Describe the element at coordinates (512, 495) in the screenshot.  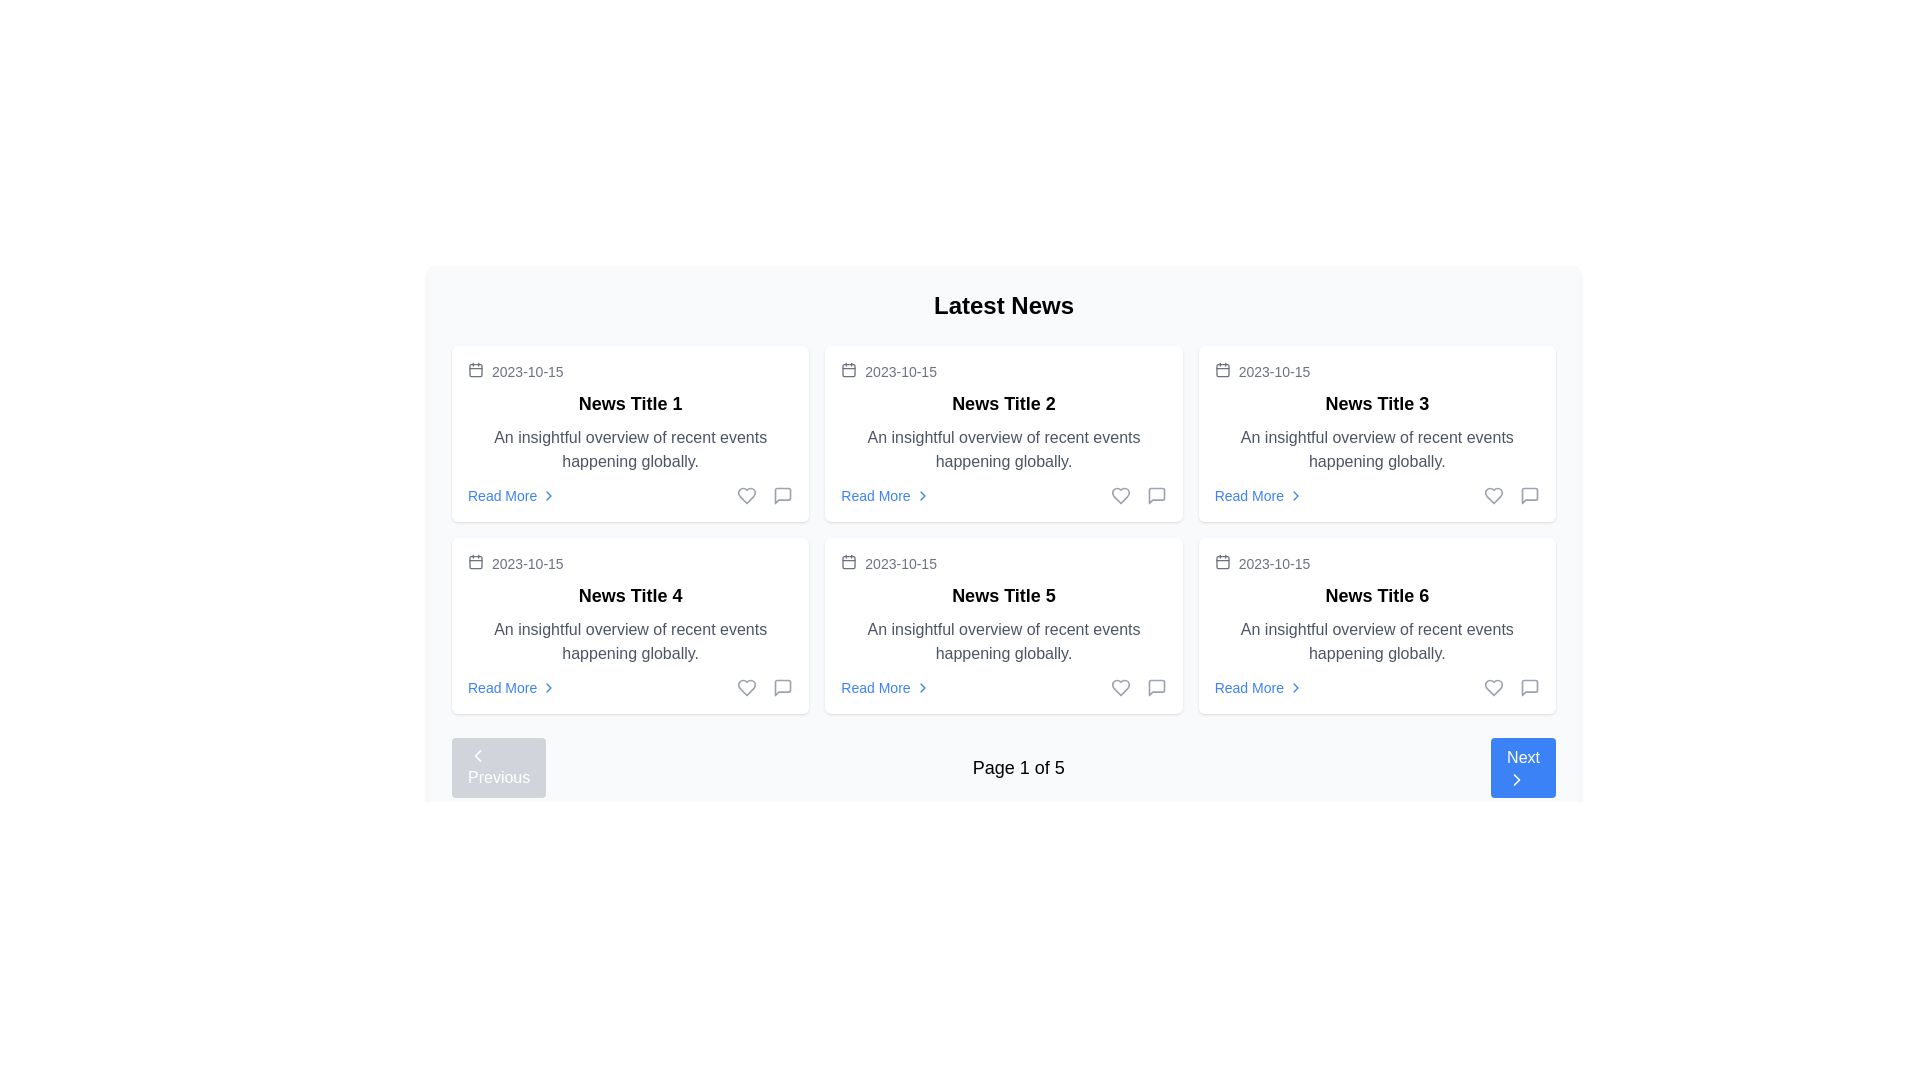
I see `the hyperlink with an accompanying icon located at the bottom of the box representing 'News Title 1'` at that location.